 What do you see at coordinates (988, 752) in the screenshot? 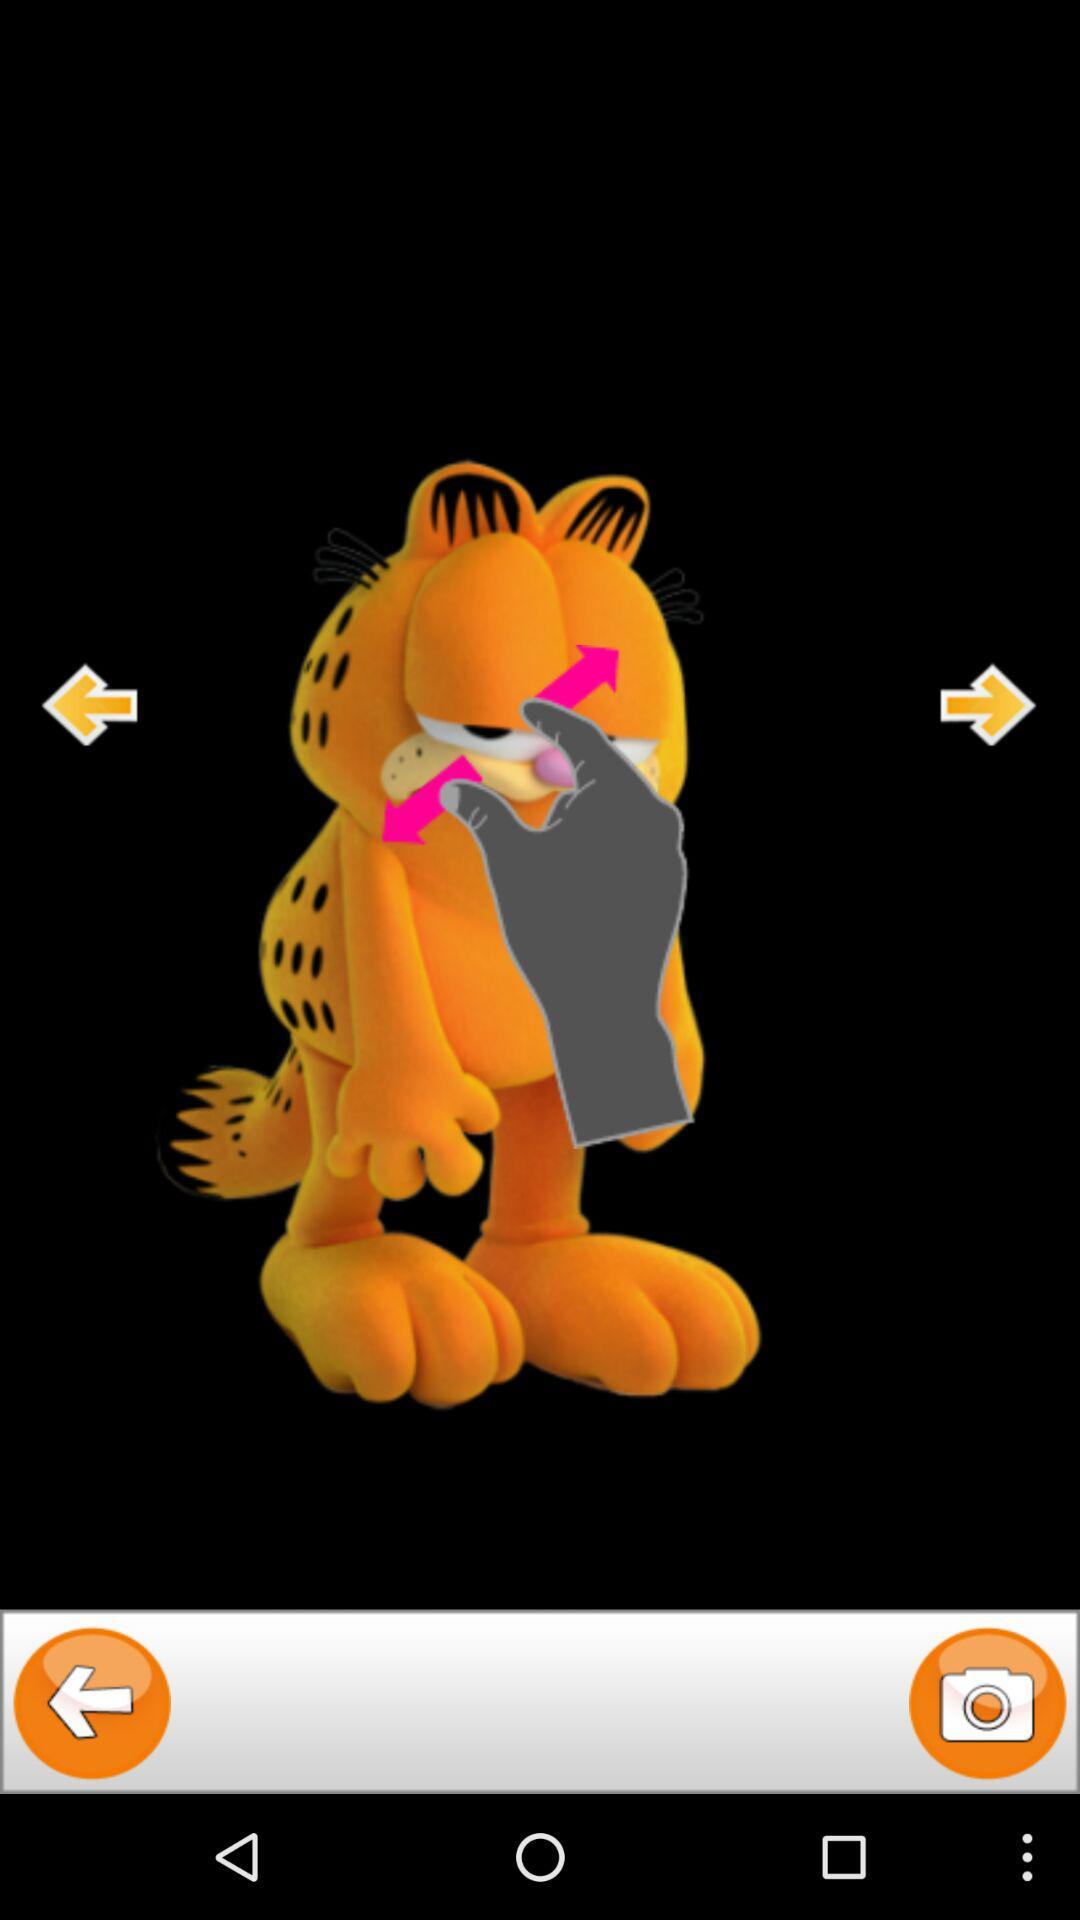
I see `the arrow_forward icon` at bounding box center [988, 752].